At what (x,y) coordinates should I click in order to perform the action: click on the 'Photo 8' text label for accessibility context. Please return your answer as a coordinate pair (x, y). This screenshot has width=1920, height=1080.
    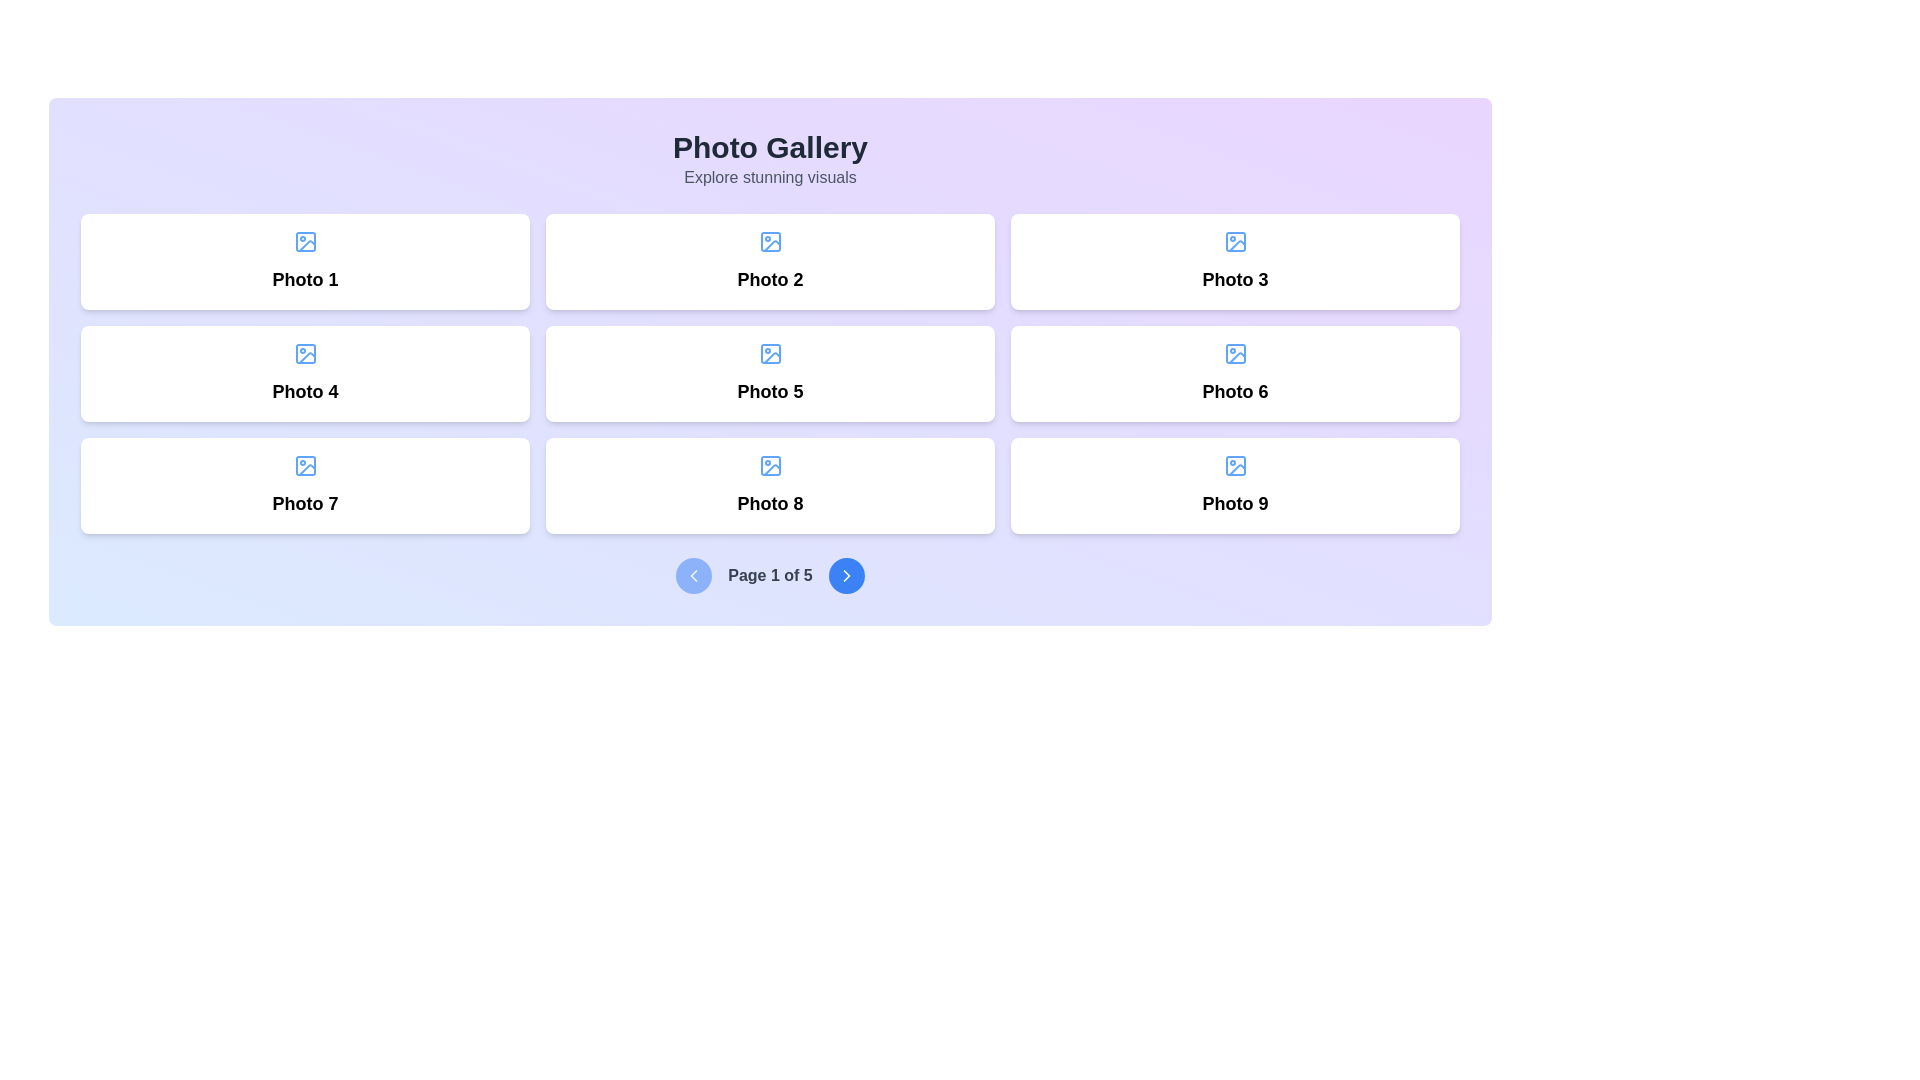
    Looking at the image, I should click on (769, 503).